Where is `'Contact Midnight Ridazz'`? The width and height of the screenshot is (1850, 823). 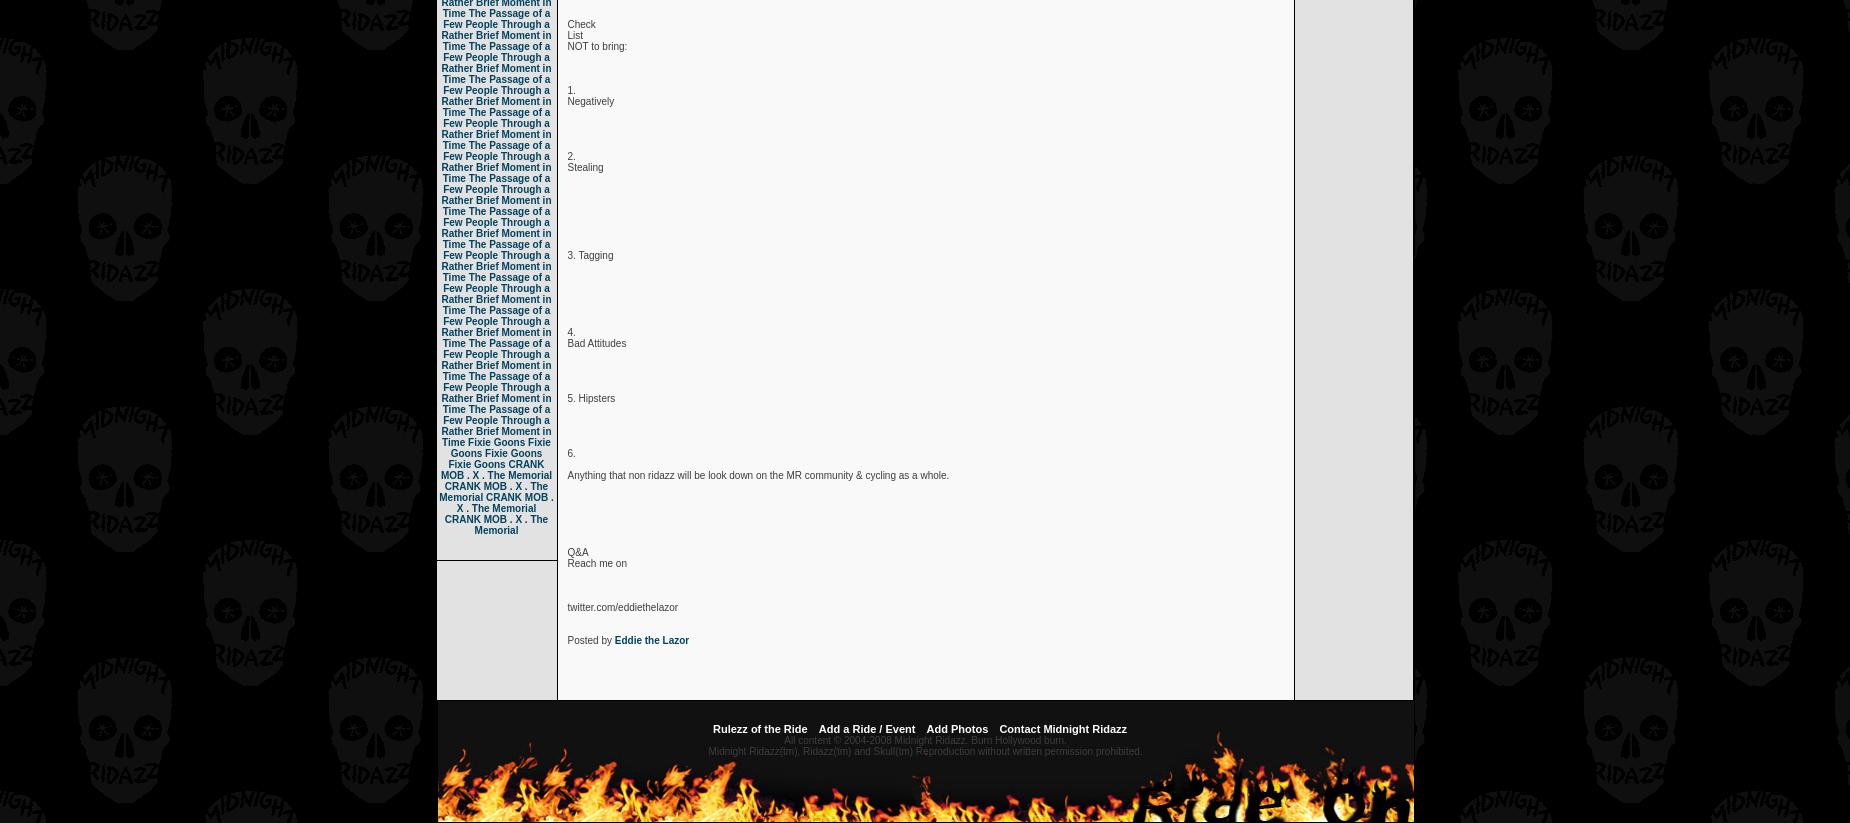
'Contact Midnight Ridazz' is located at coordinates (1062, 729).